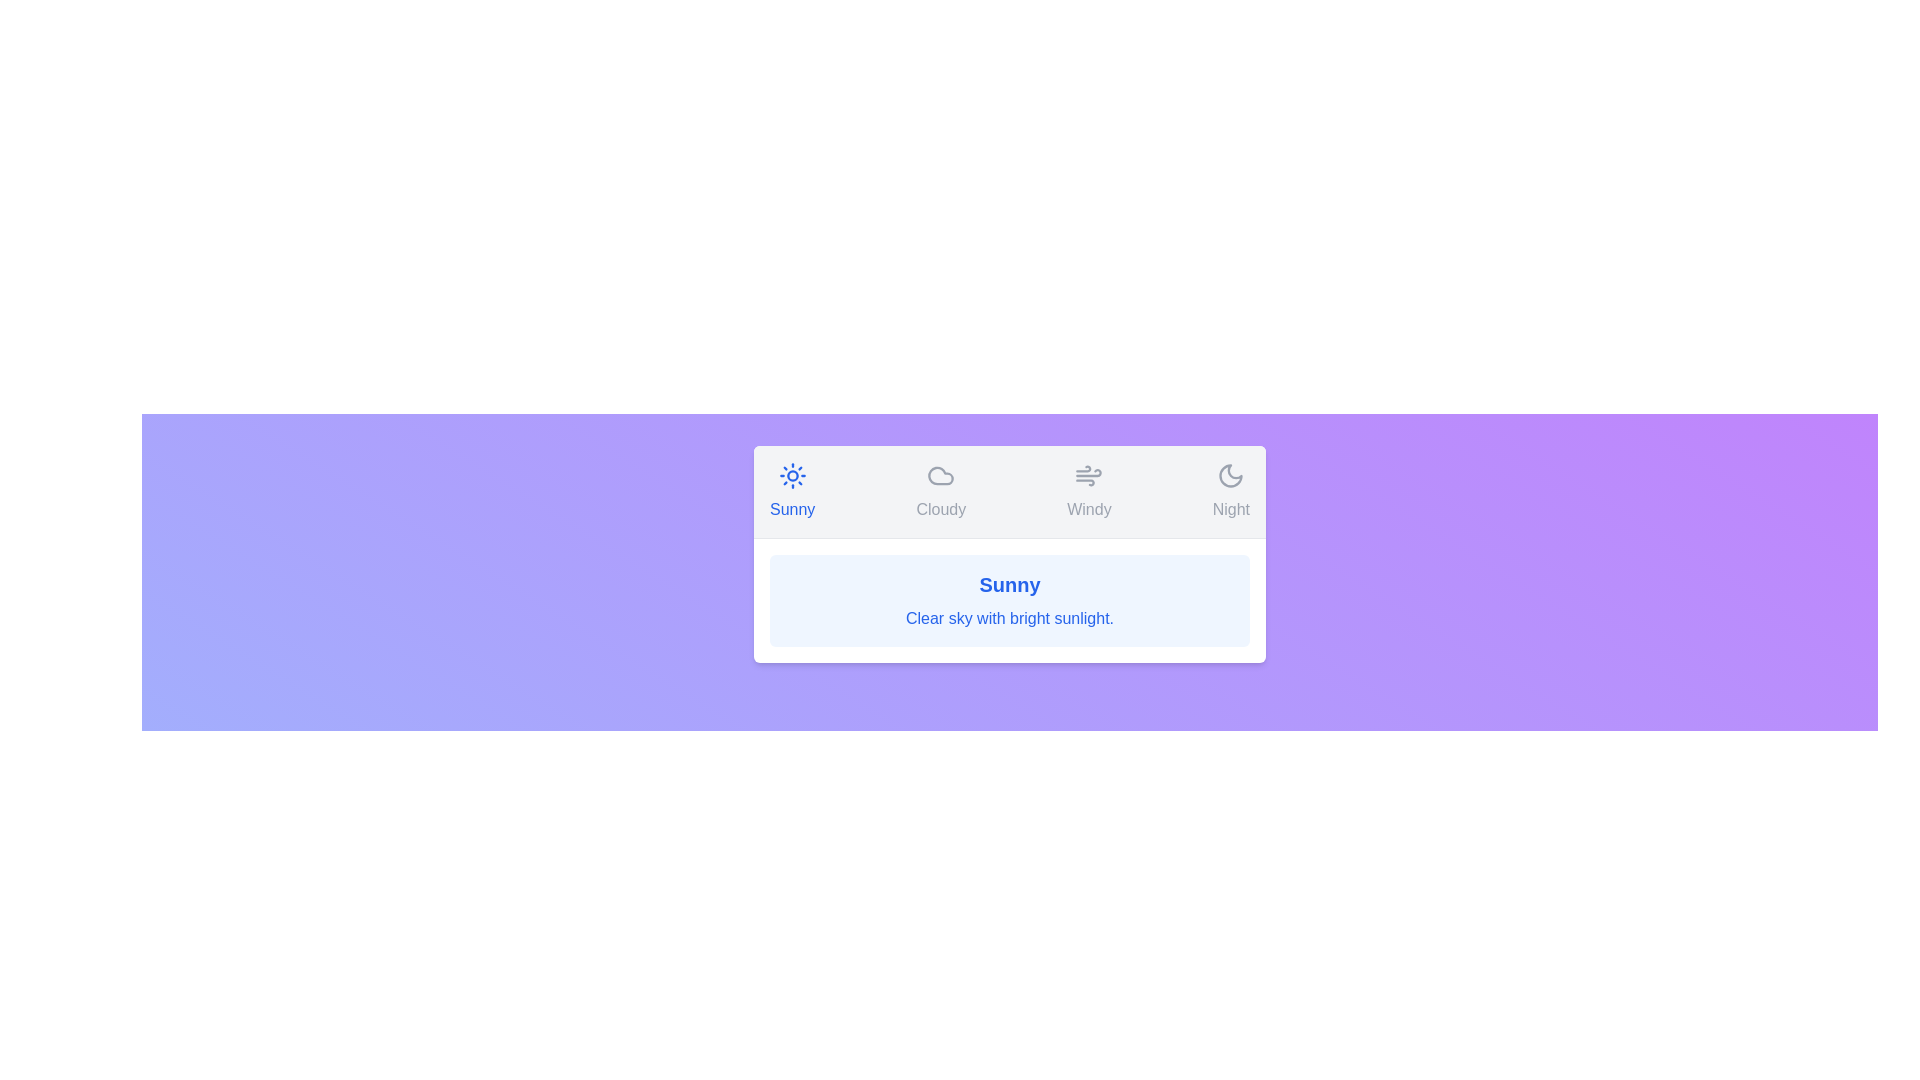 This screenshot has height=1080, width=1920. Describe the element at coordinates (1230, 492) in the screenshot. I see `the Night tab to switch to the corresponding weather condition` at that location.